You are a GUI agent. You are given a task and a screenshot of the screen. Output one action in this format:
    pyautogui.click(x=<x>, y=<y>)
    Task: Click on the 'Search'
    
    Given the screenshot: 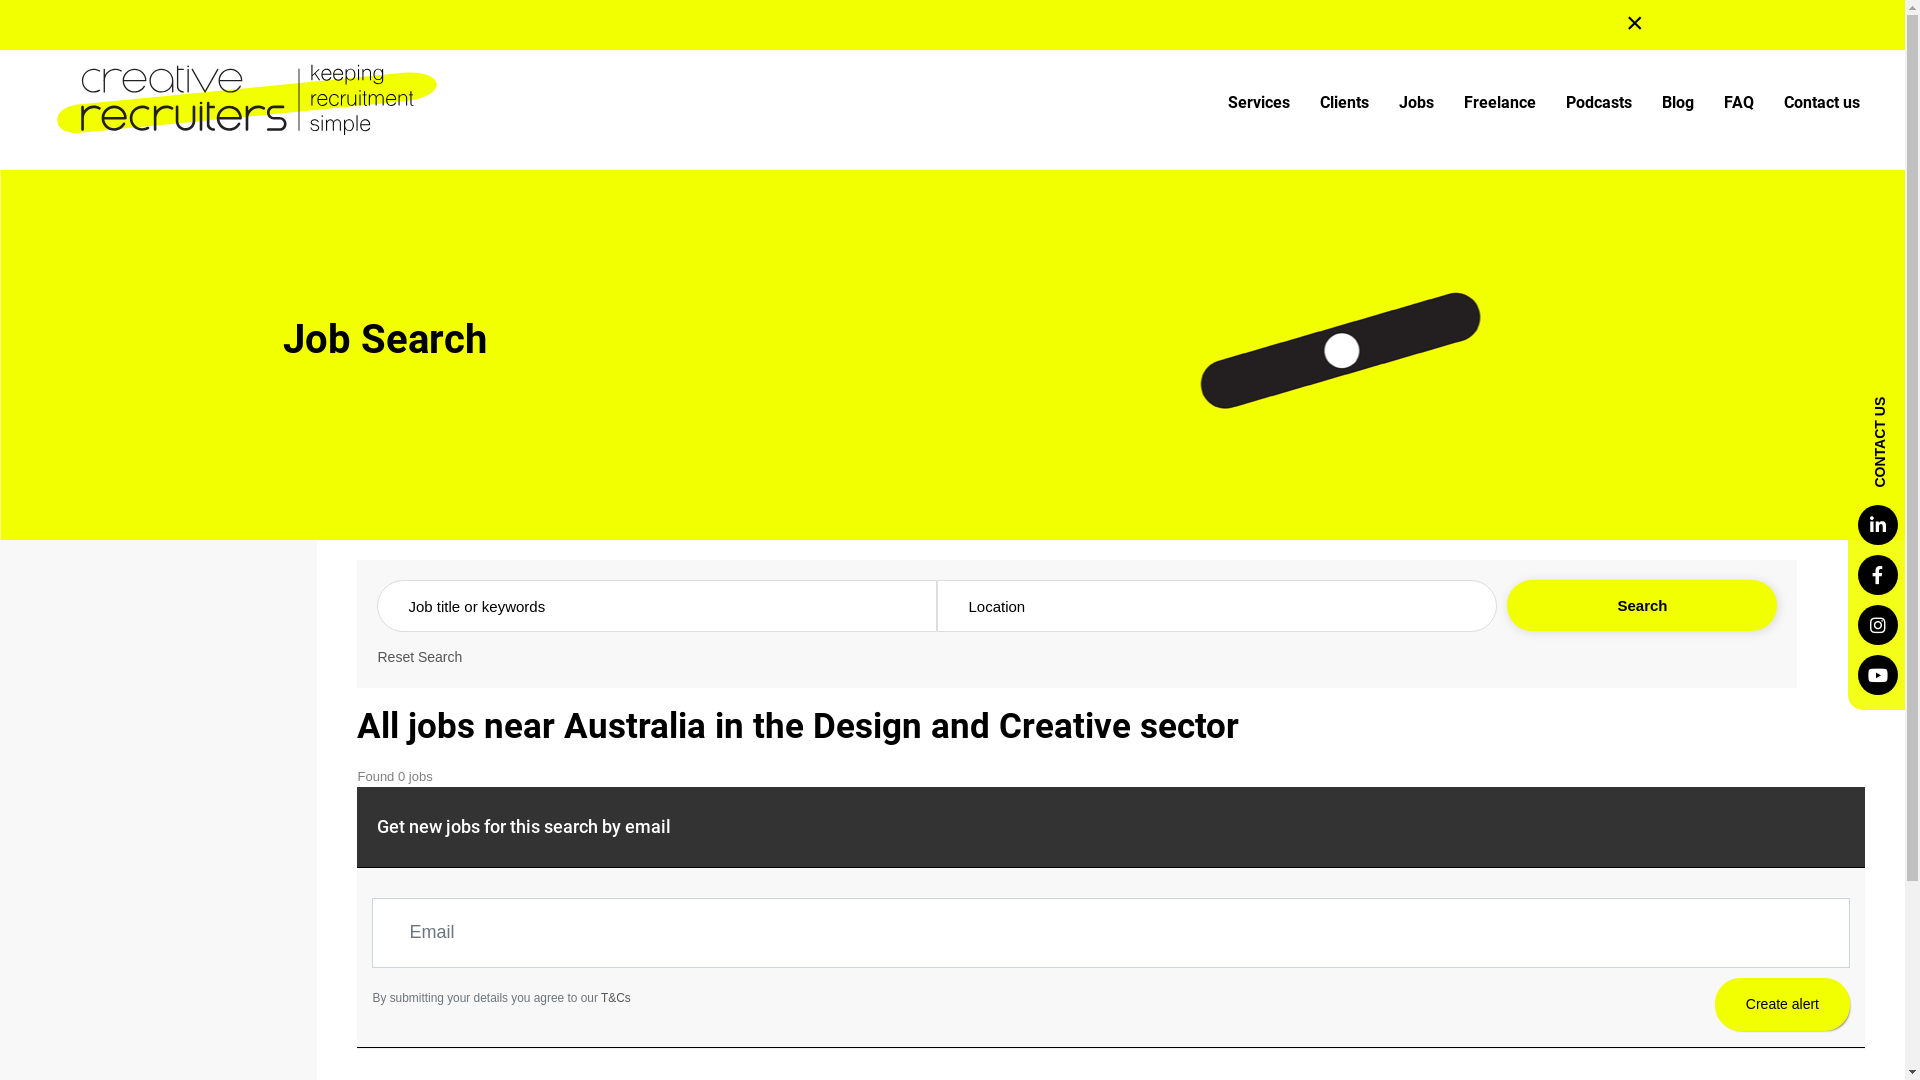 What is the action you would take?
    pyautogui.click(x=1641, y=604)
    